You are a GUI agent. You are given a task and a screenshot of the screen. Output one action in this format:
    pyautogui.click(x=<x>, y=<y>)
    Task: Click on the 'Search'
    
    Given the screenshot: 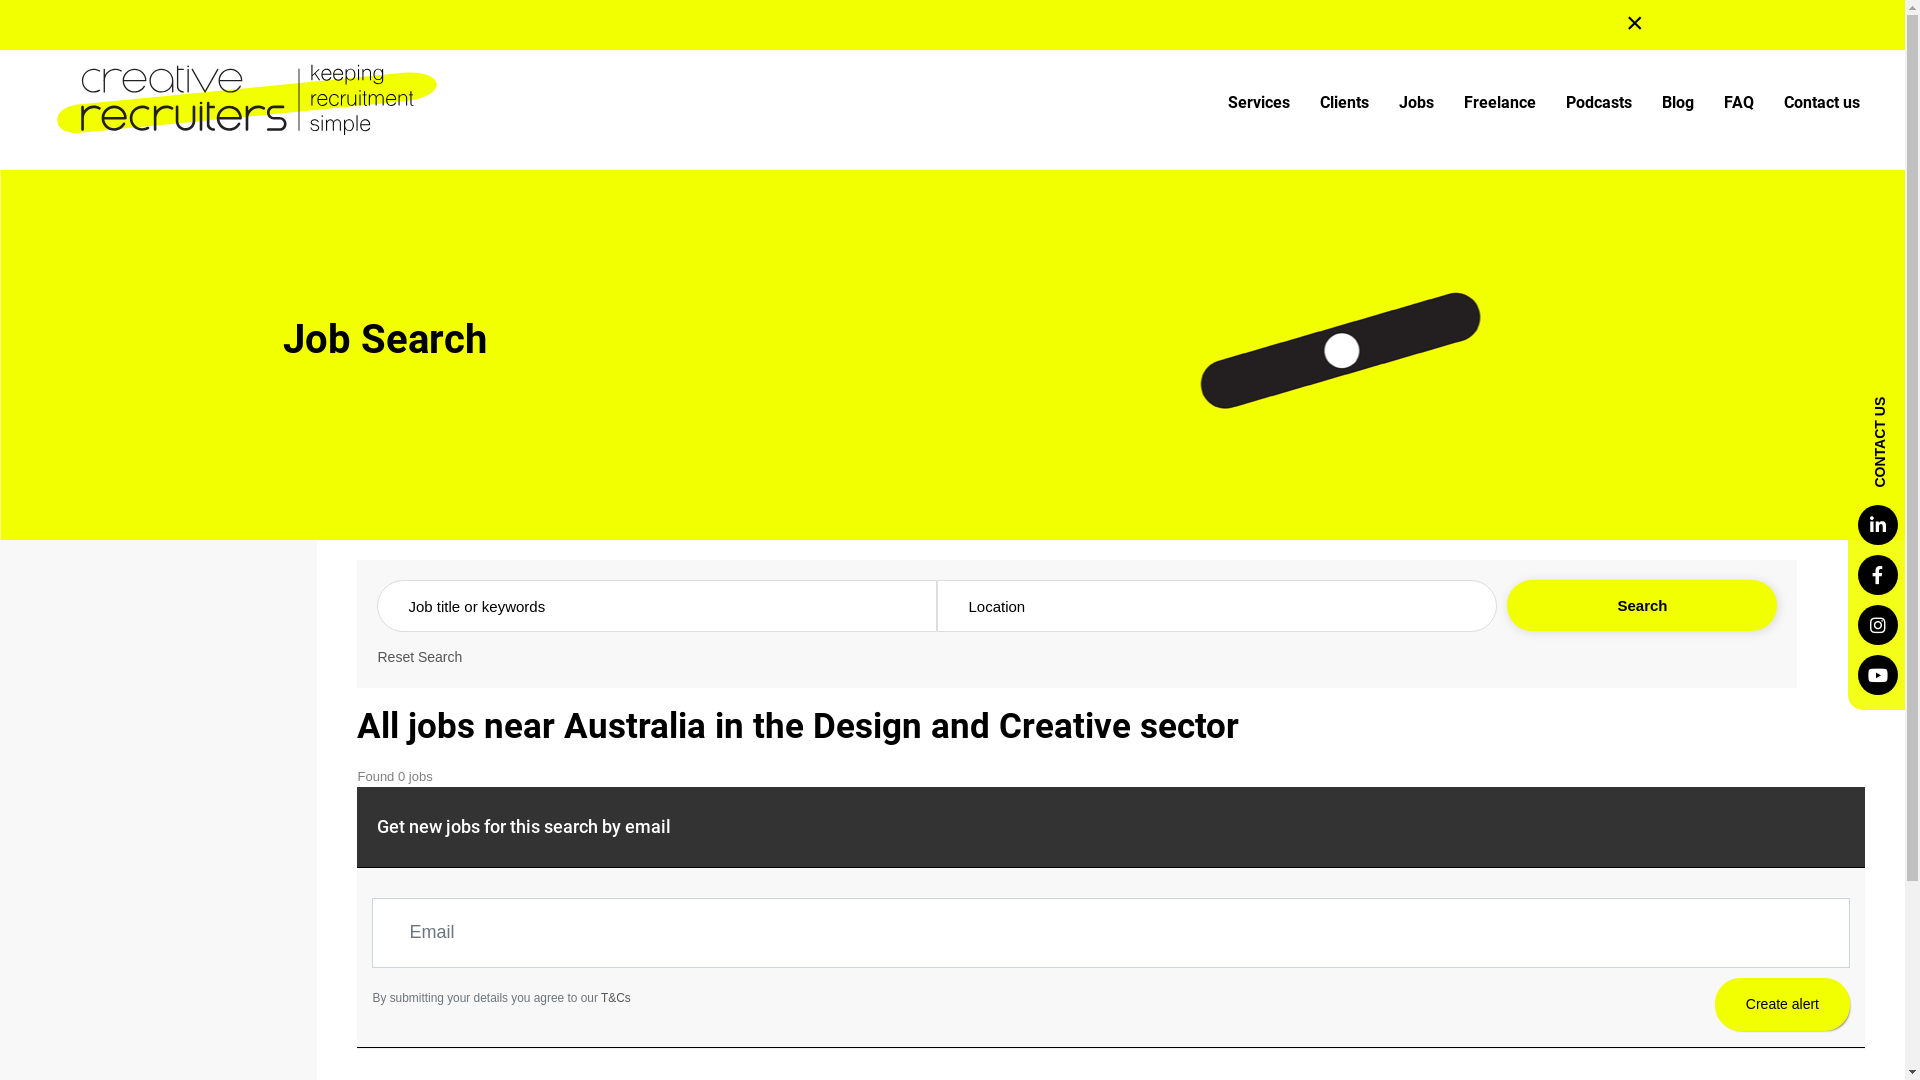 What is the action you would take?
    pyautogui.click(x=1641, y=604)
    